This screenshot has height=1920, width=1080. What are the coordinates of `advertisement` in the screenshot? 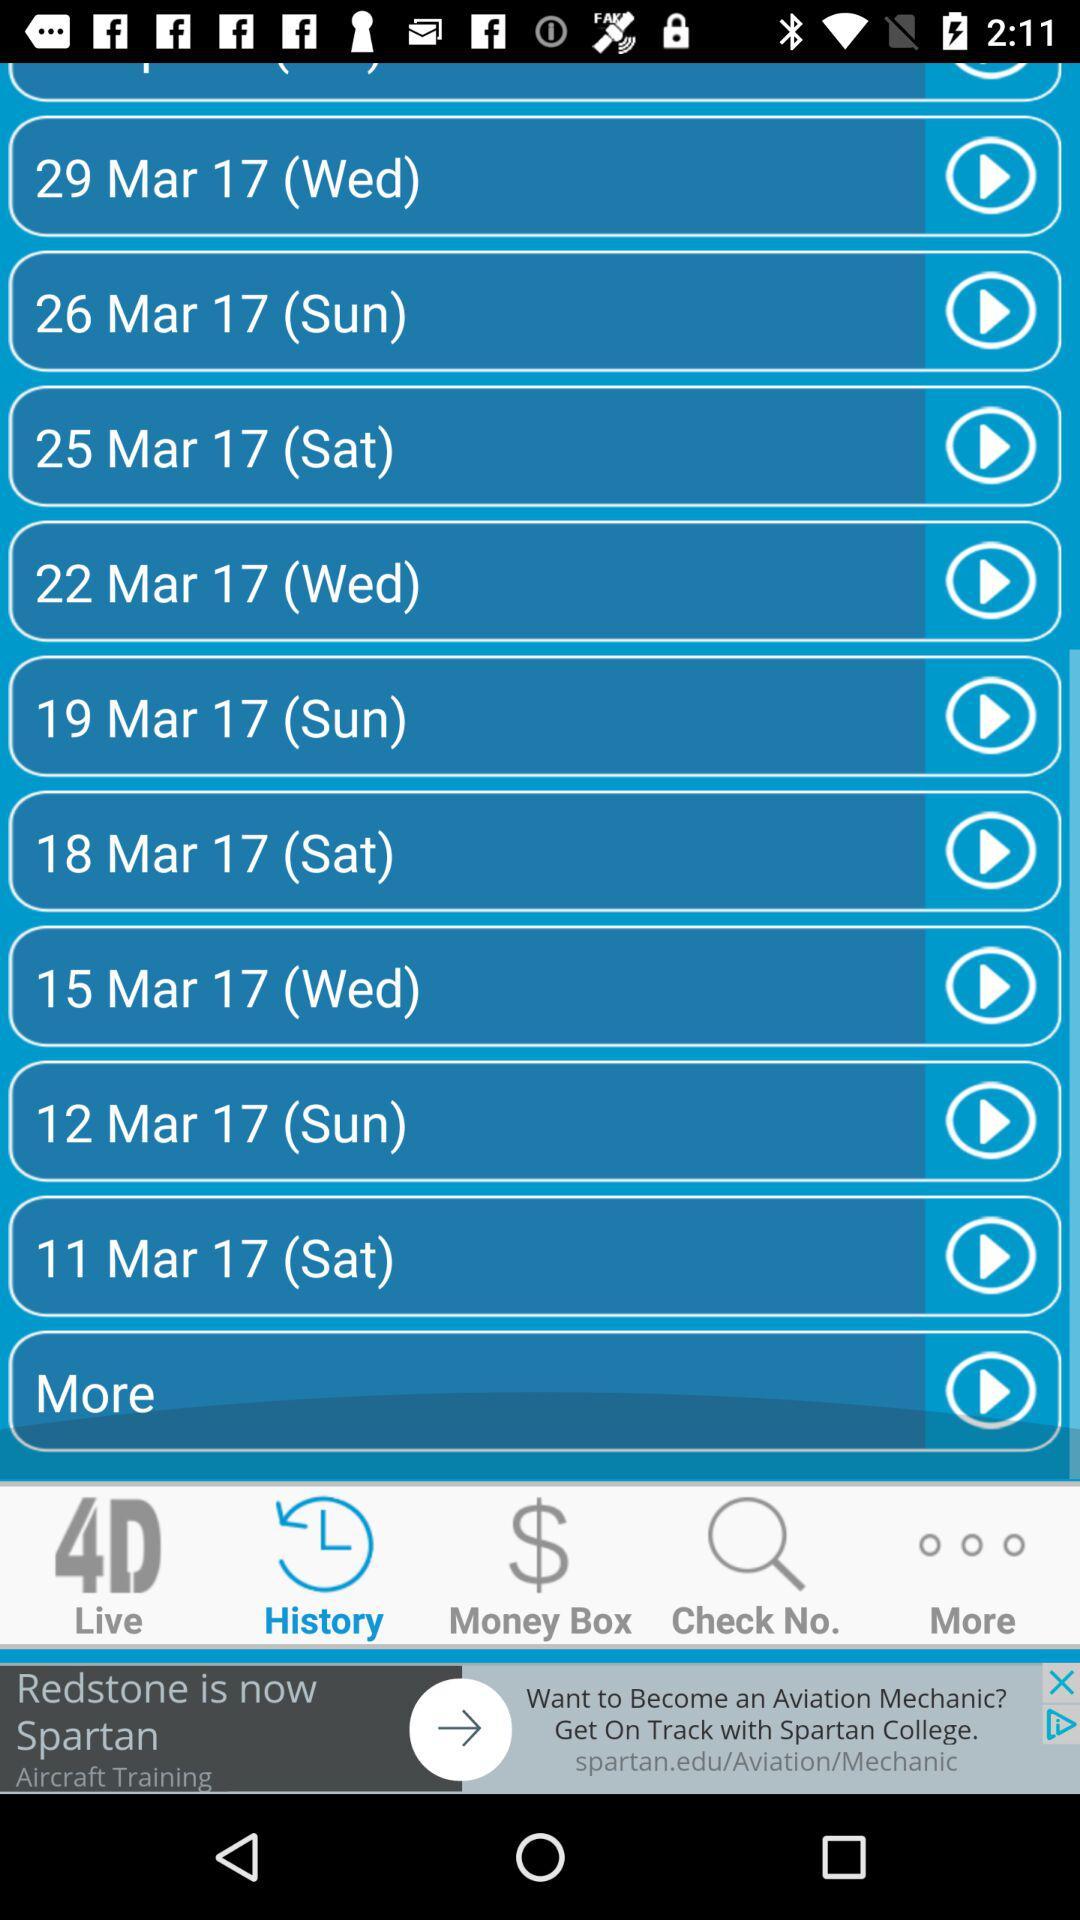 It's located at (540, 1727).